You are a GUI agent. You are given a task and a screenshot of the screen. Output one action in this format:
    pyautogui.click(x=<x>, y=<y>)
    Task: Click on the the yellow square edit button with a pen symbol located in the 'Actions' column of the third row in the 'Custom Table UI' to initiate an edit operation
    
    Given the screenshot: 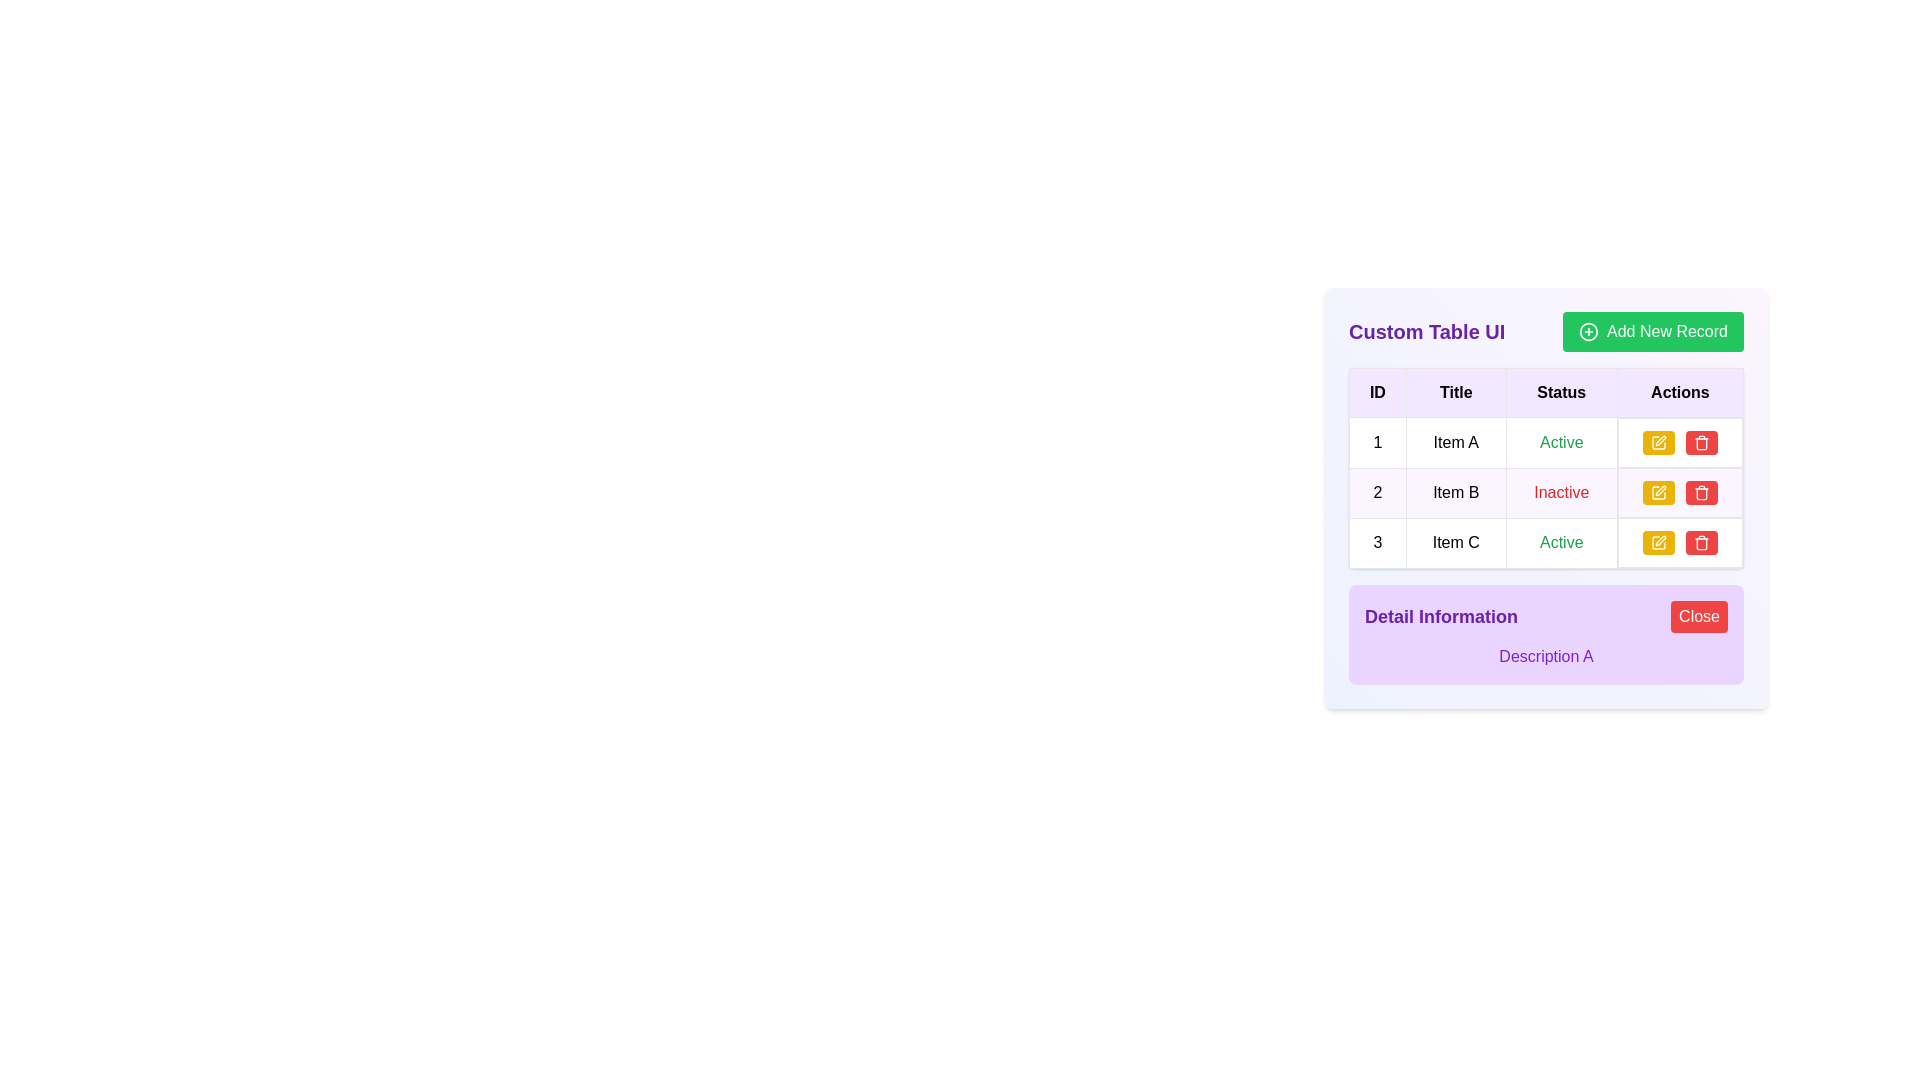 What is the action you would take?
    pyautogui.click(x=1658, y=543)
    